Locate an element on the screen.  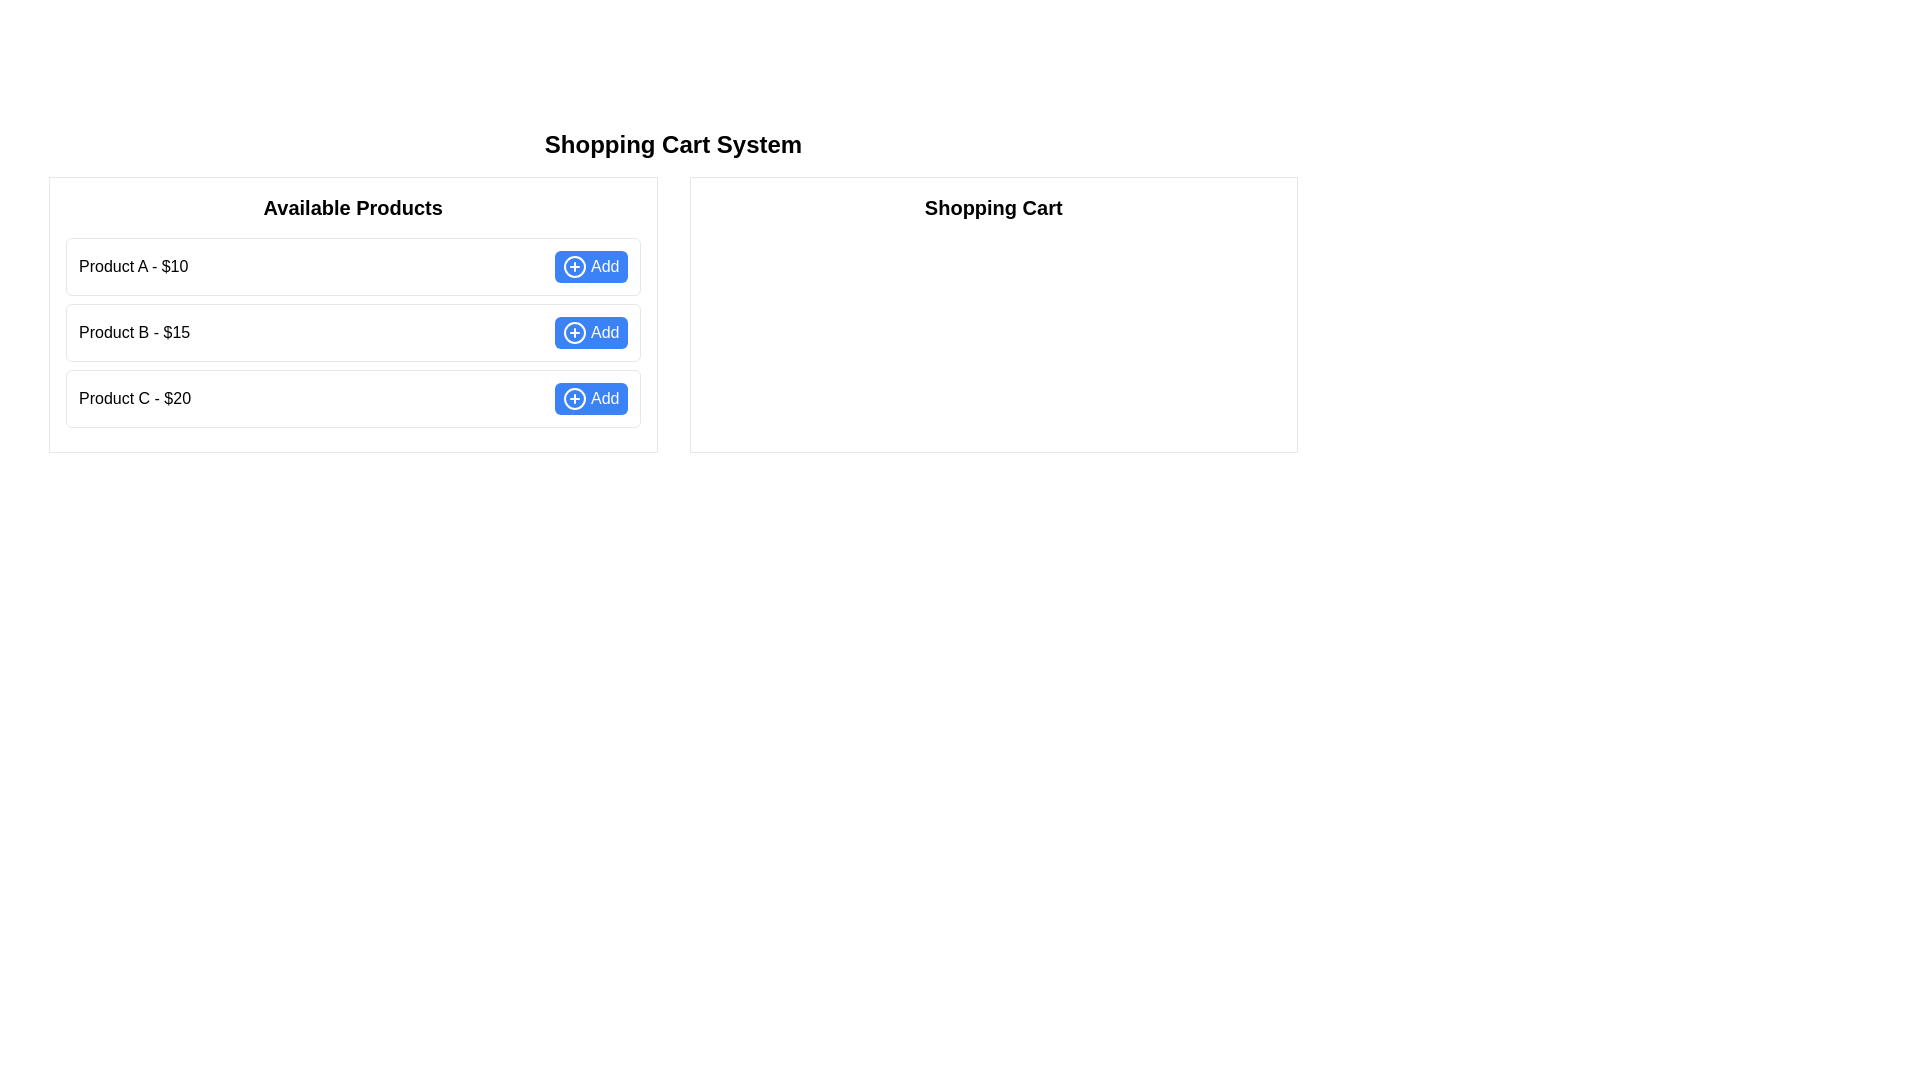
the button that allows users to add 'Product C - $20' to the shopping cart, located at the far-right of the third row in the 'Available Products' section is located at coordinates (590, 398).